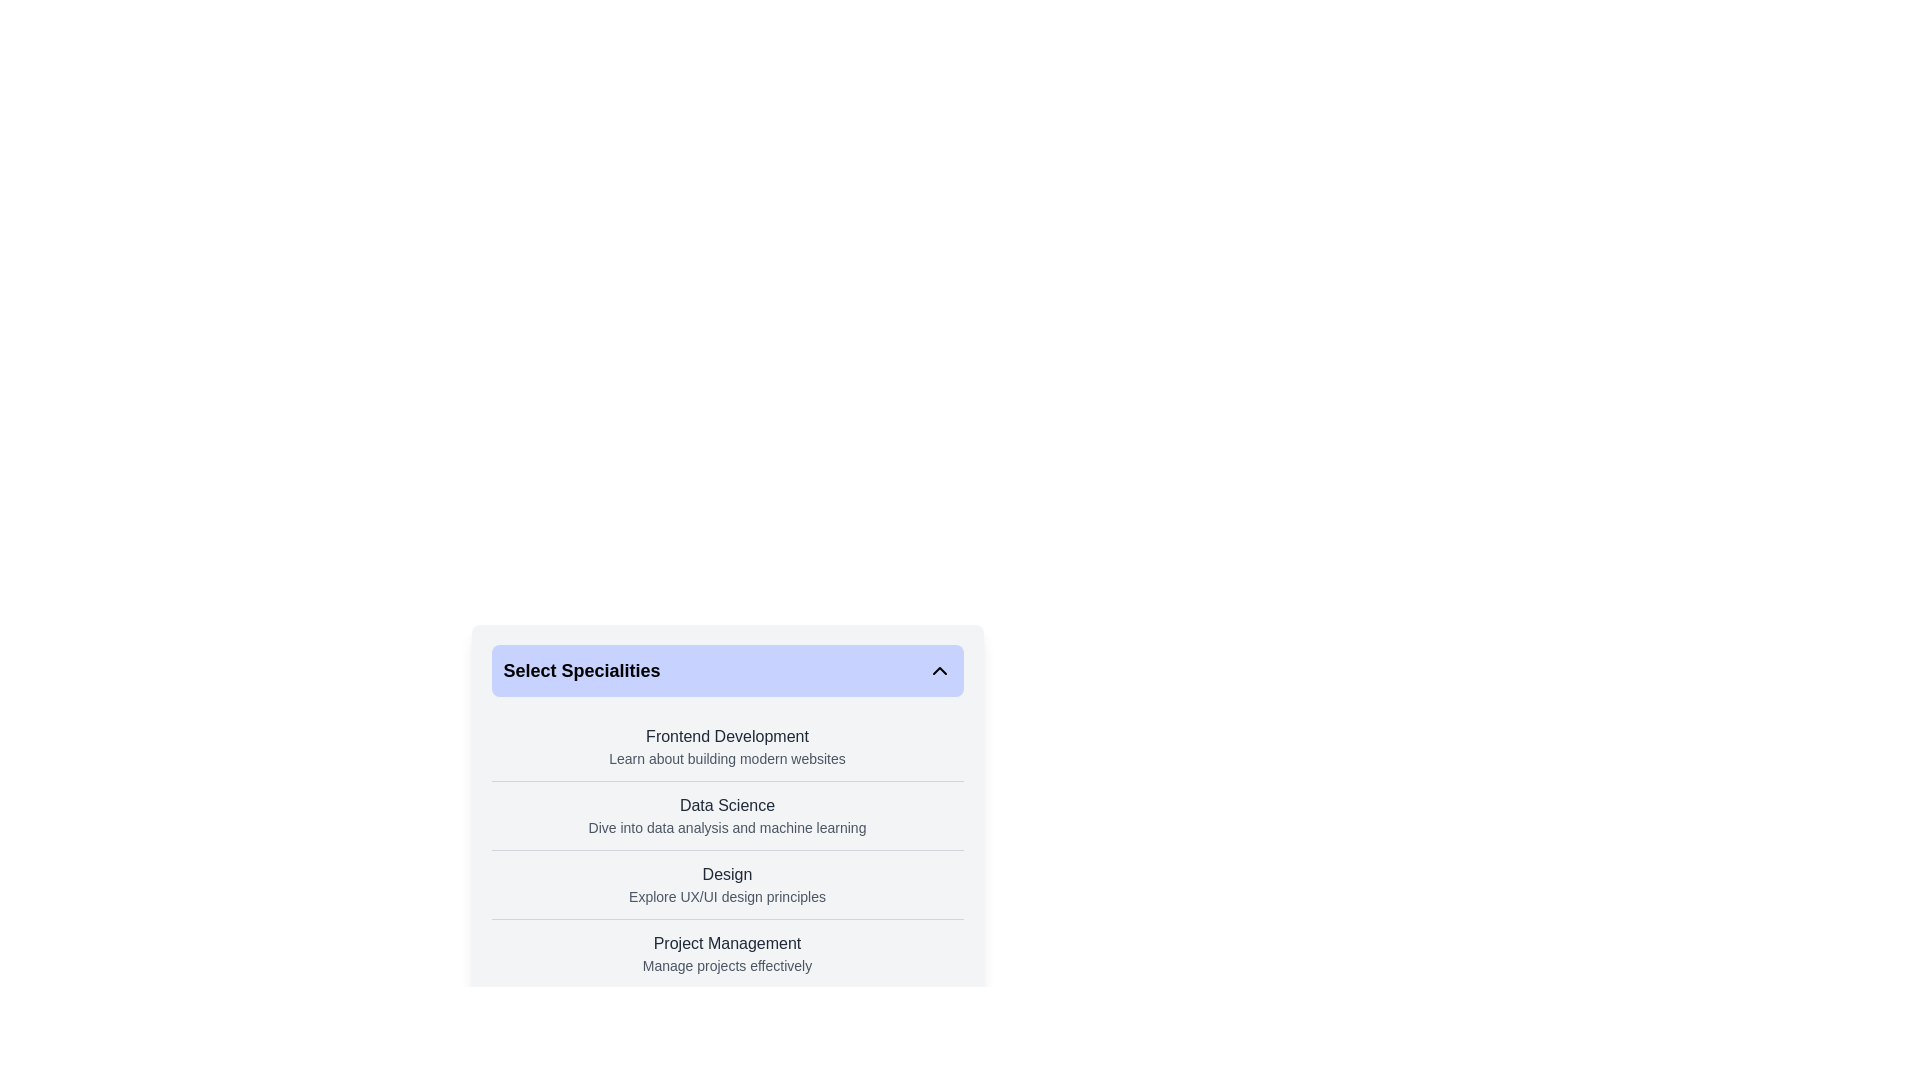  What do you see at coordinates (726, 828) in the screenshot?
I see `descriptive text located beneath the 'Data Science' heading in the 'Select Specialities' list, which provides details about the Data Science category` at bounding box center [726, 828].